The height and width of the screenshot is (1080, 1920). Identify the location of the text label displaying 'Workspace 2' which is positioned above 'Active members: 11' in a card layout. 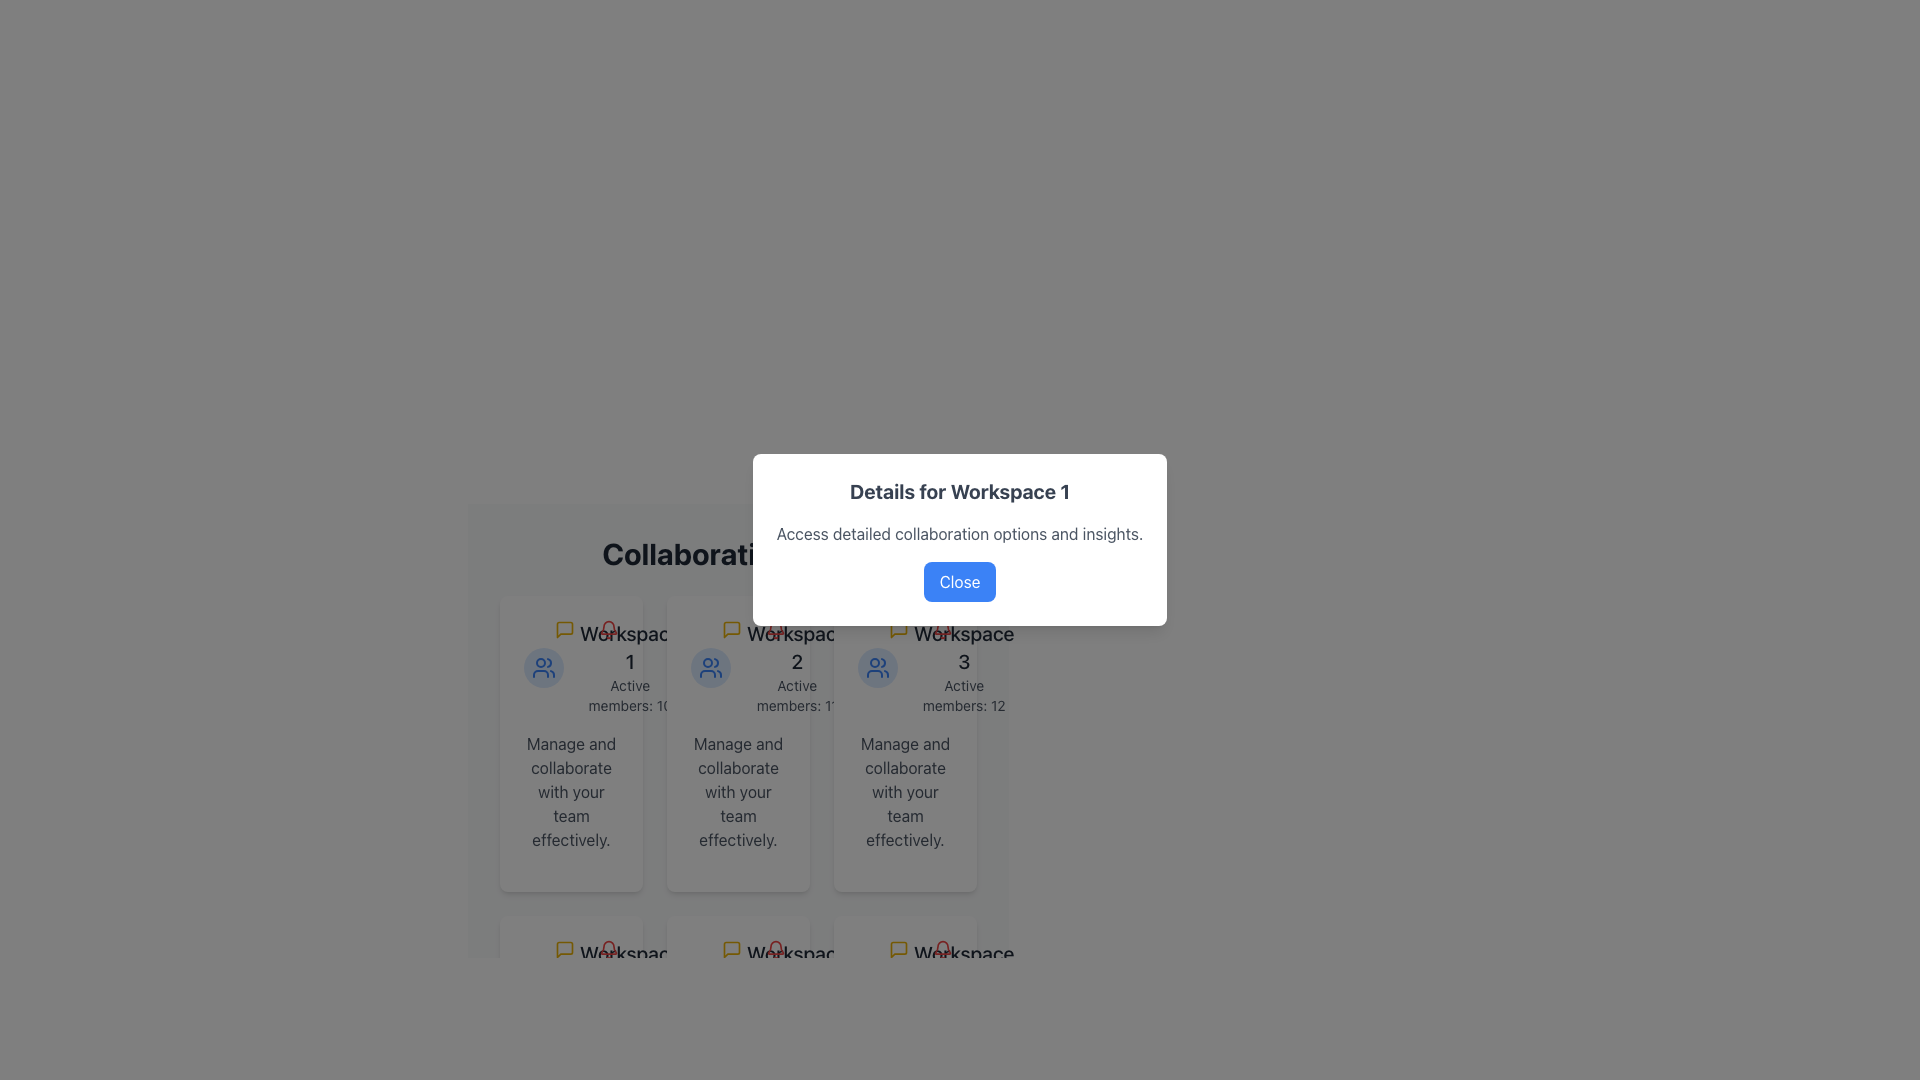
(796, 648).